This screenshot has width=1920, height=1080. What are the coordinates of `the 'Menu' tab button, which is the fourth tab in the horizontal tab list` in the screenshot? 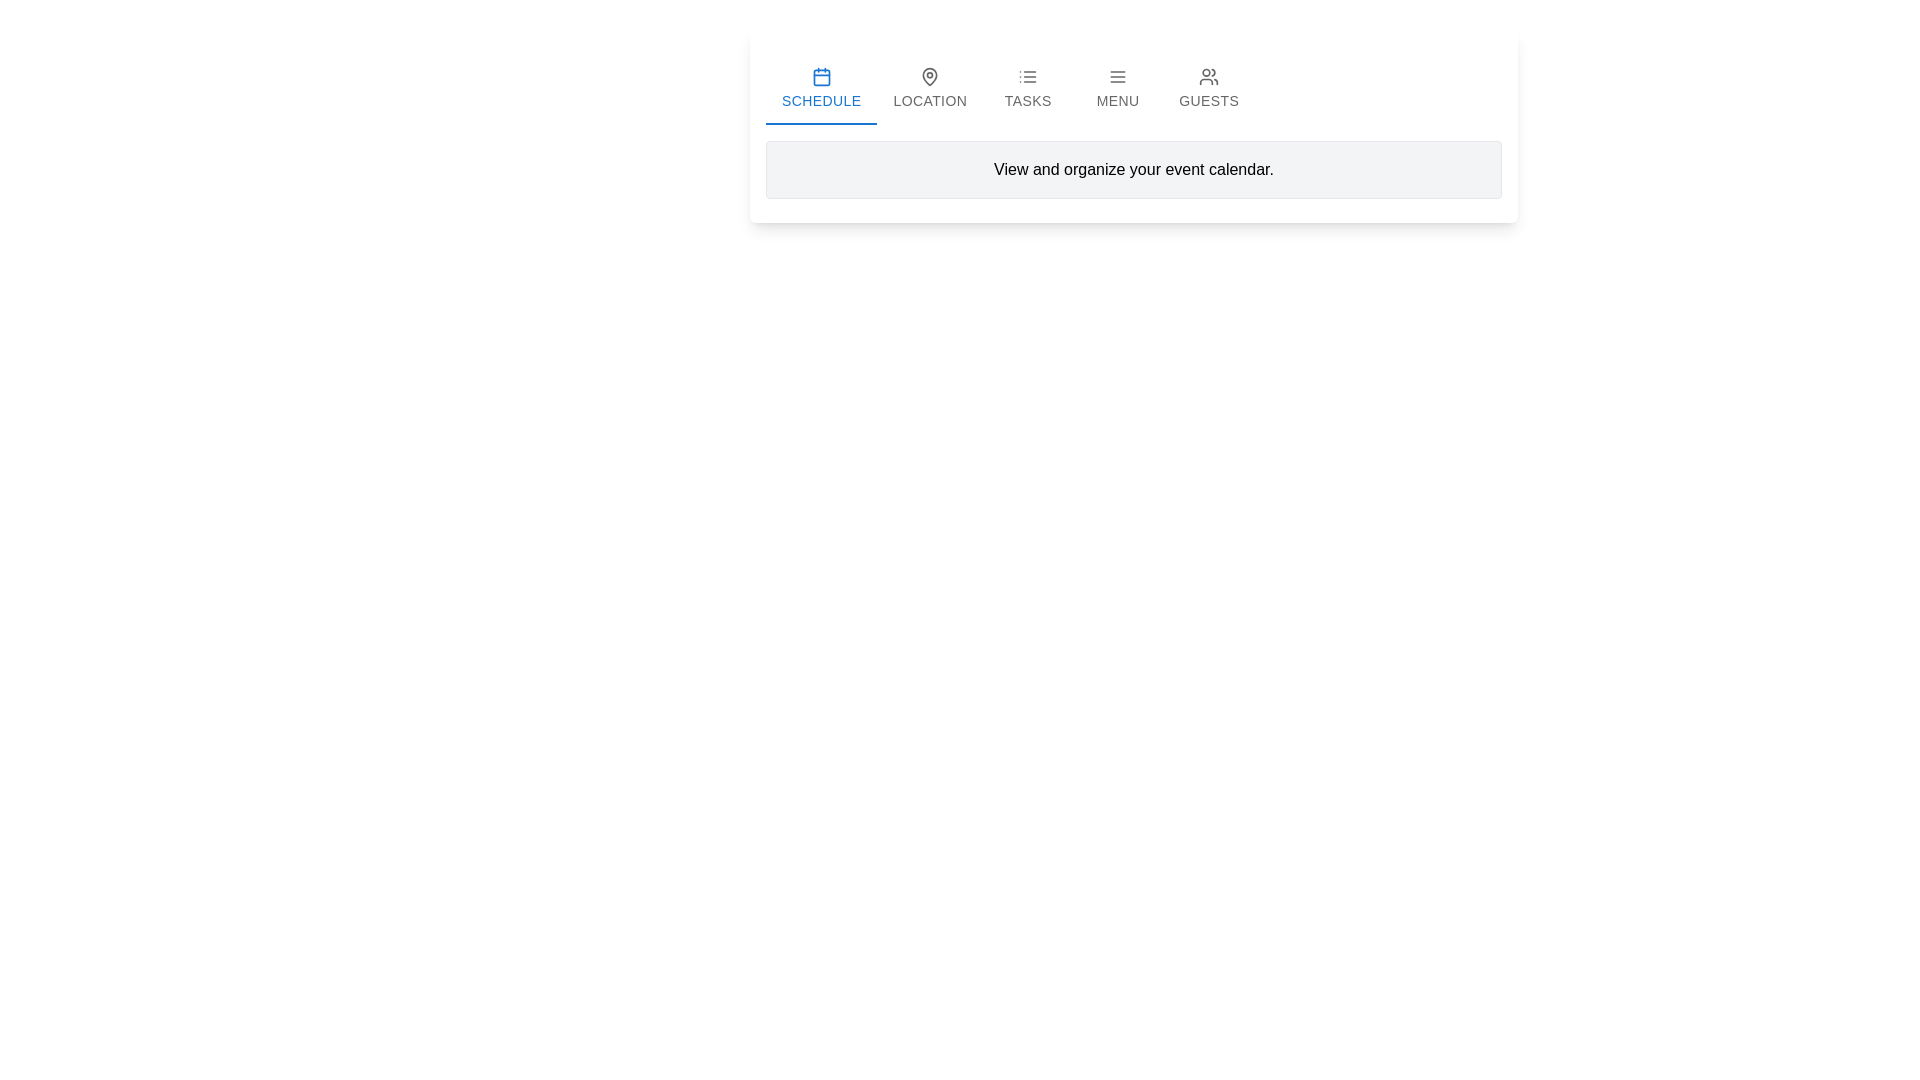 It's located at (1117, 87).